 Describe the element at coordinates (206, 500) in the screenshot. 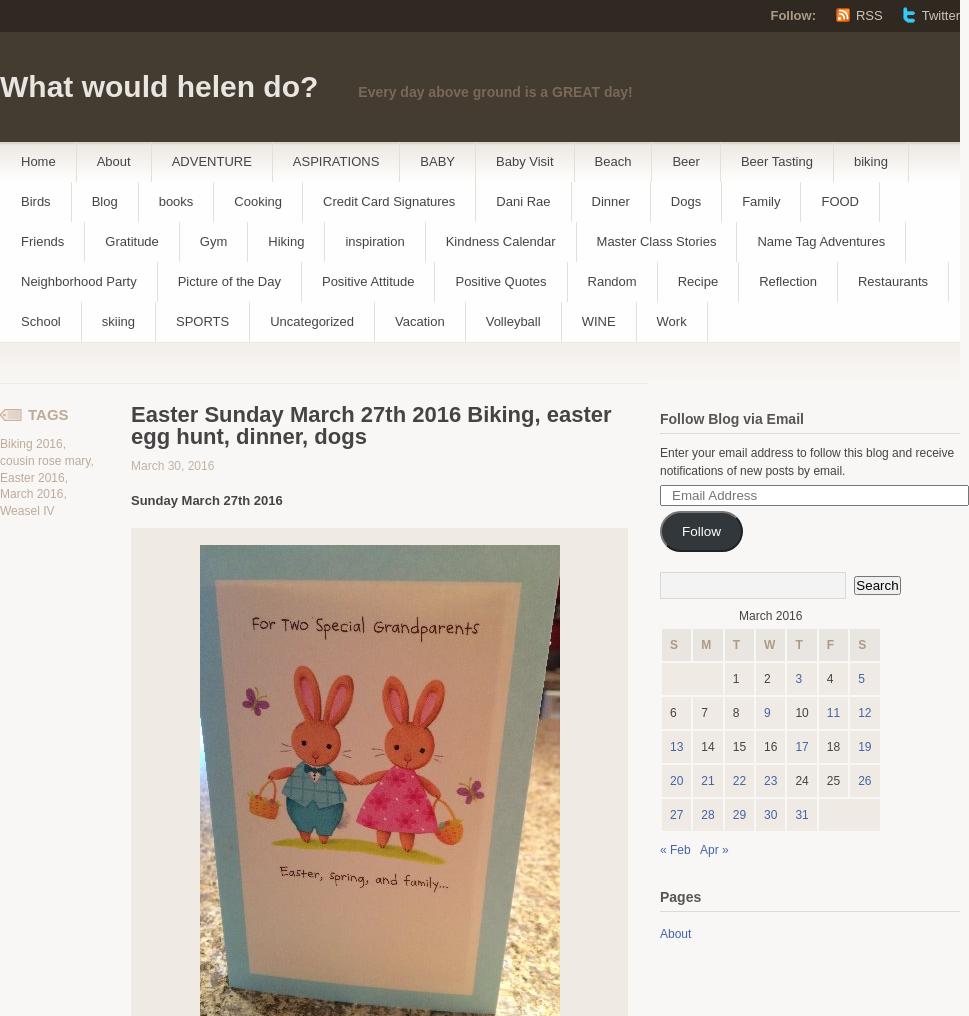

I see `'Sunday March 27th 2016'` at that location.